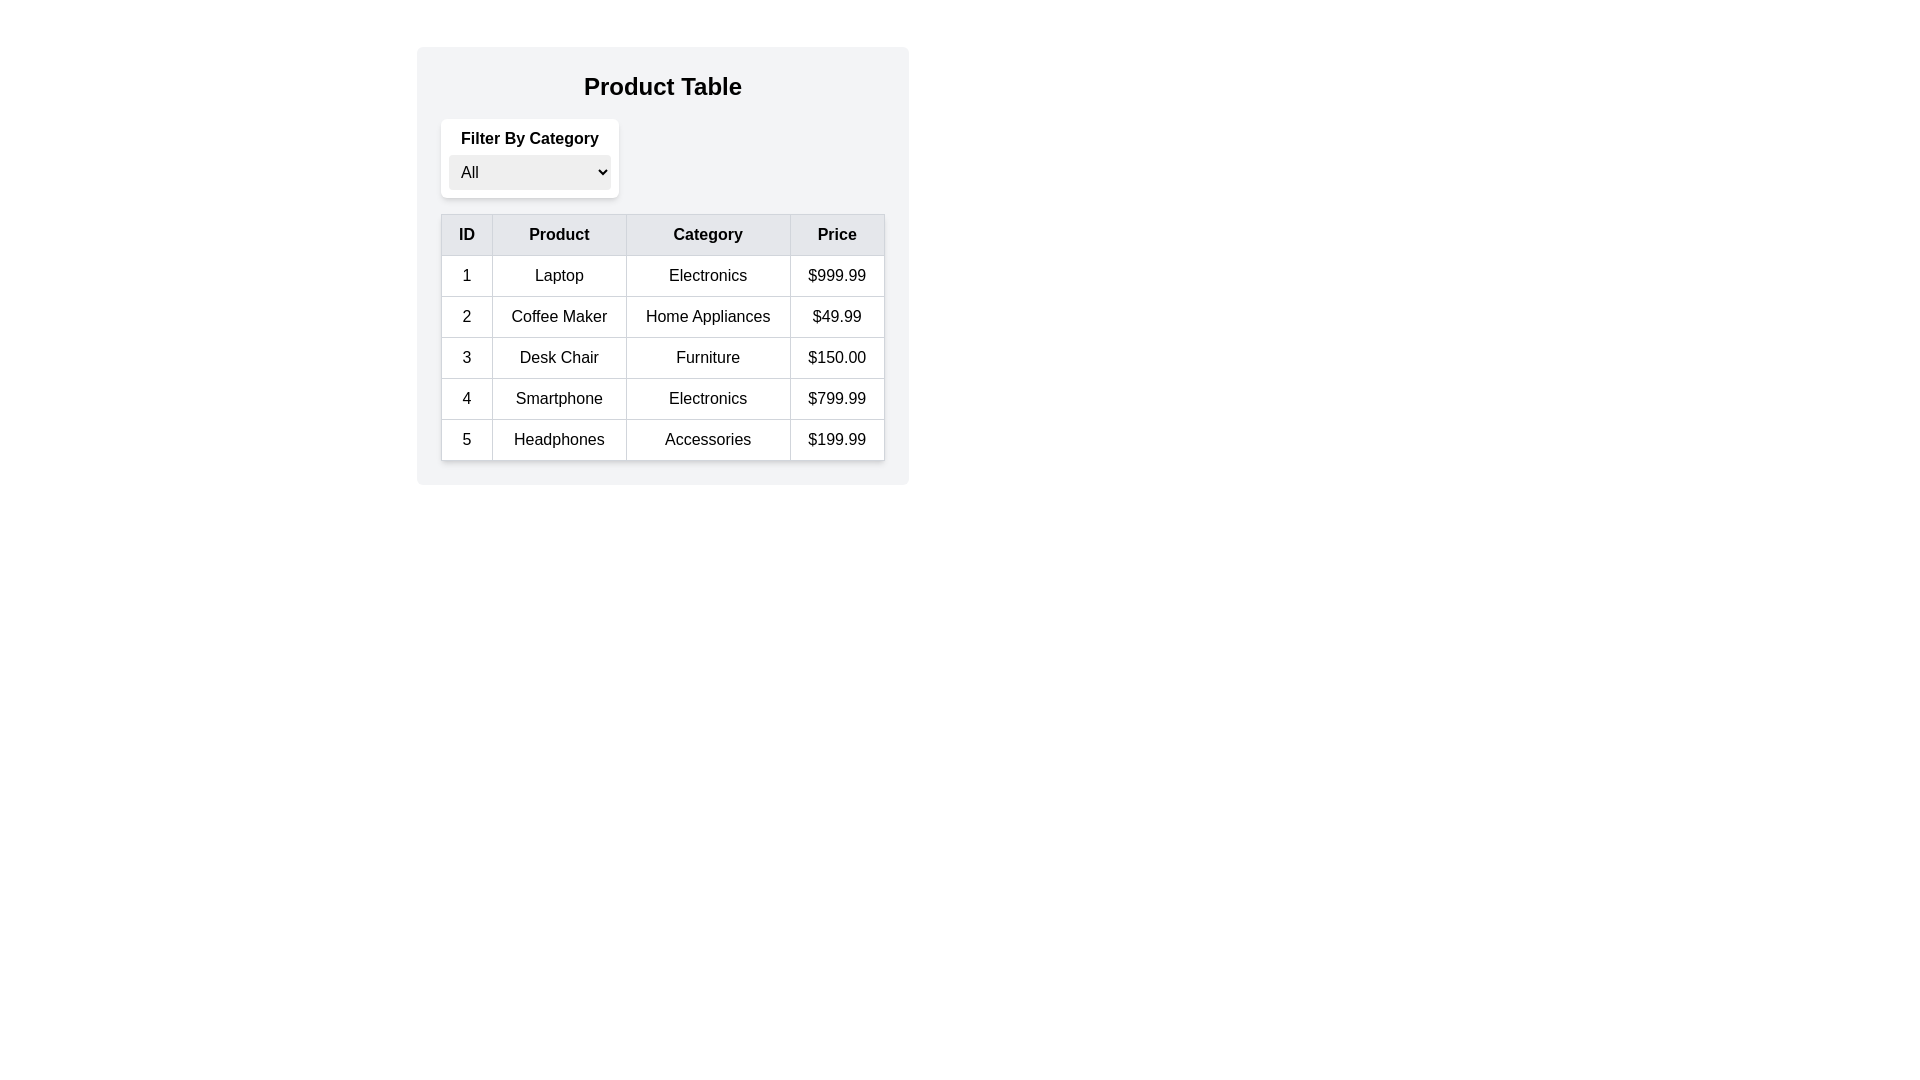 The image size is (1920, 1080). I want to click on the fourth row of the product table, which contains cells for '4', 'Smartphone', 'Electronics', and '$799.99', to focus on this row, so click(662, 398).